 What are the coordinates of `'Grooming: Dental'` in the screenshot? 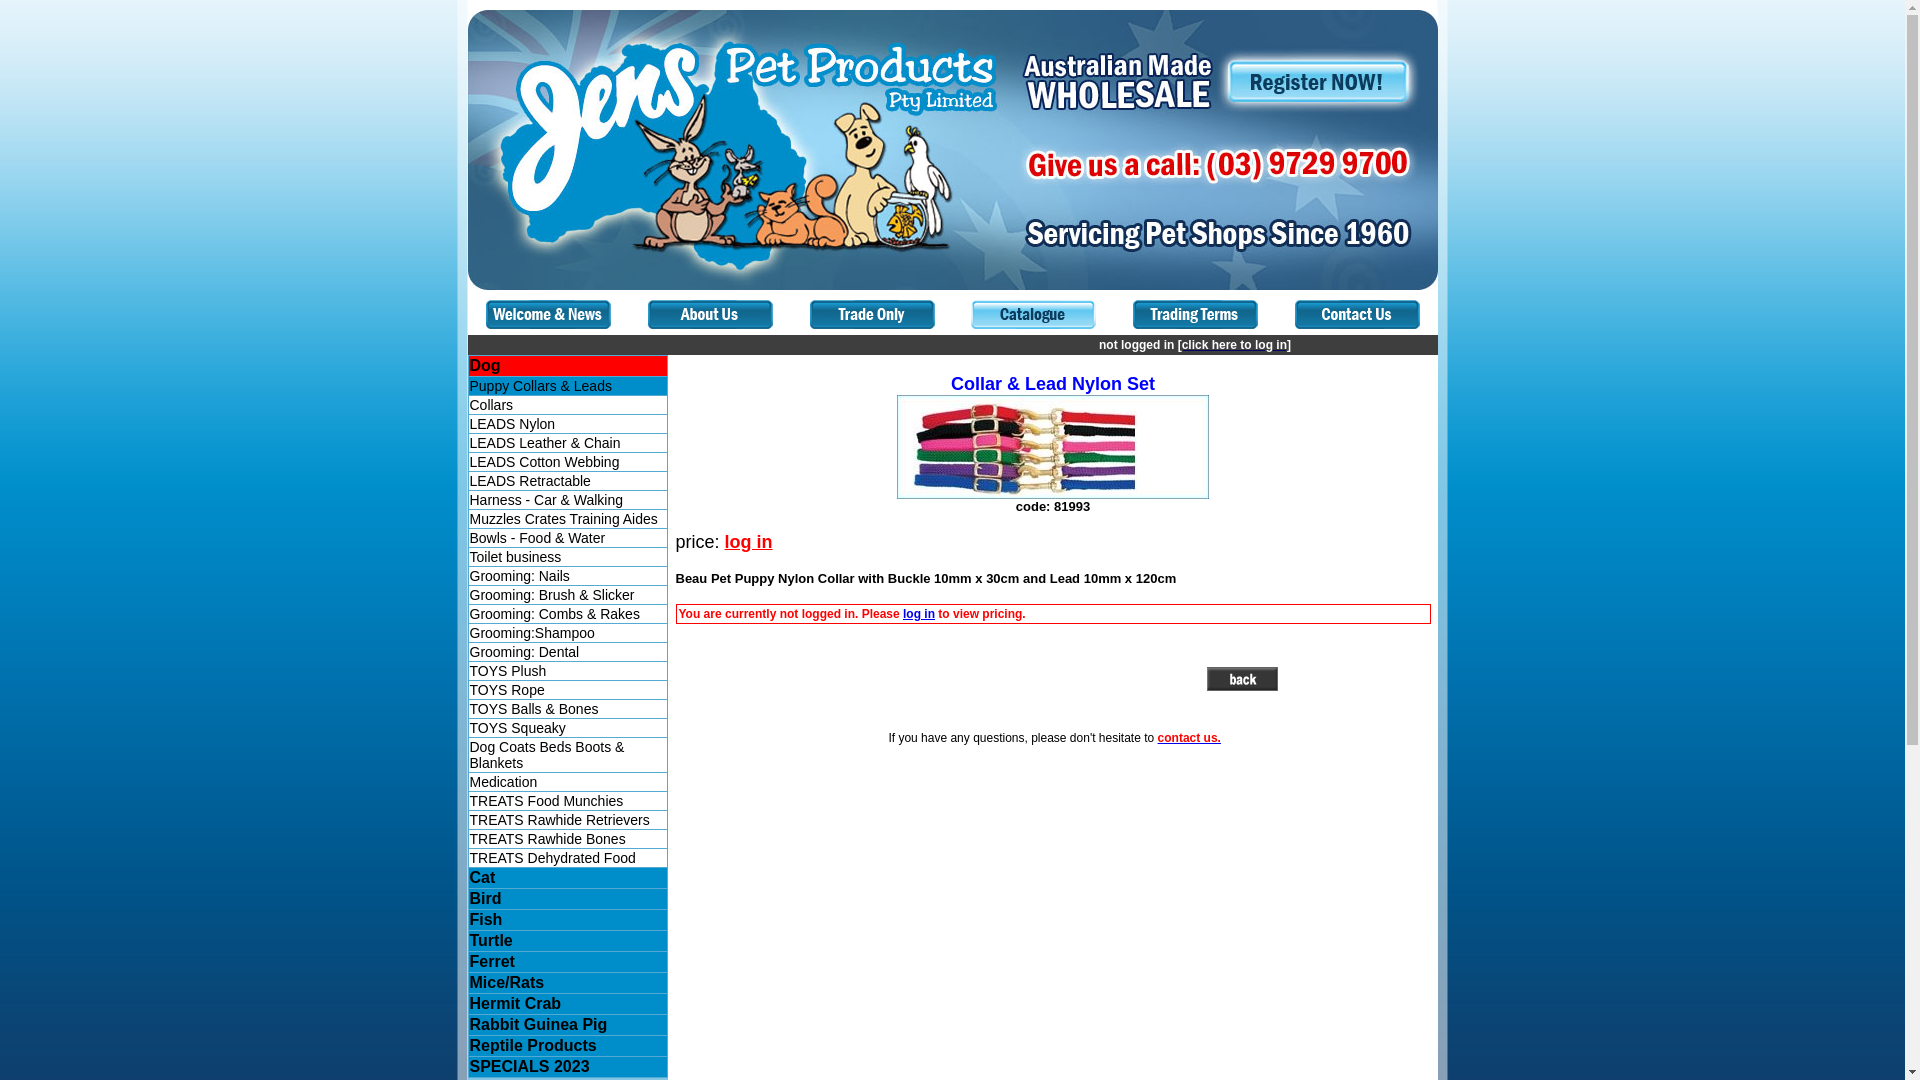 It's located at (469, 651).